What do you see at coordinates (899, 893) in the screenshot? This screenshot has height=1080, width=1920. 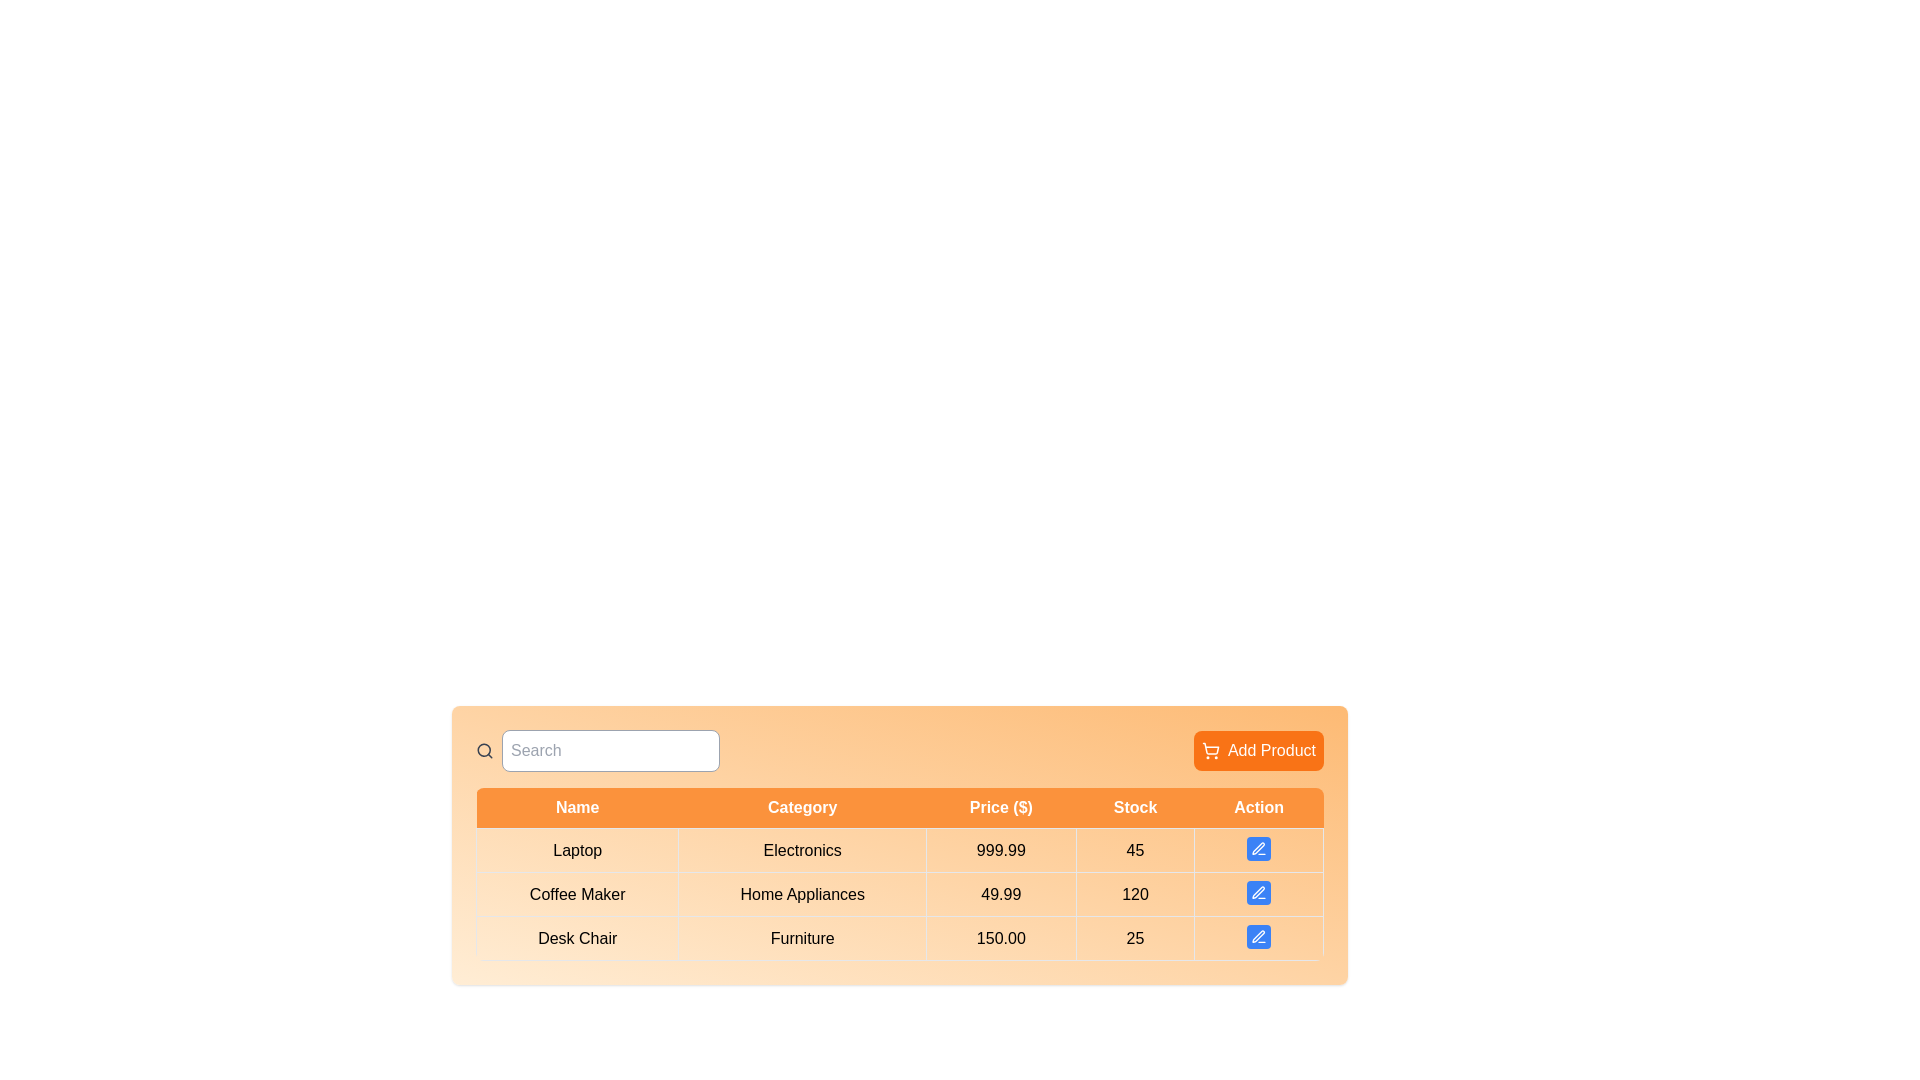 I see `the second row of the table that displays information about the product 'Coffee Maker'` at bounding box center [899, 893].